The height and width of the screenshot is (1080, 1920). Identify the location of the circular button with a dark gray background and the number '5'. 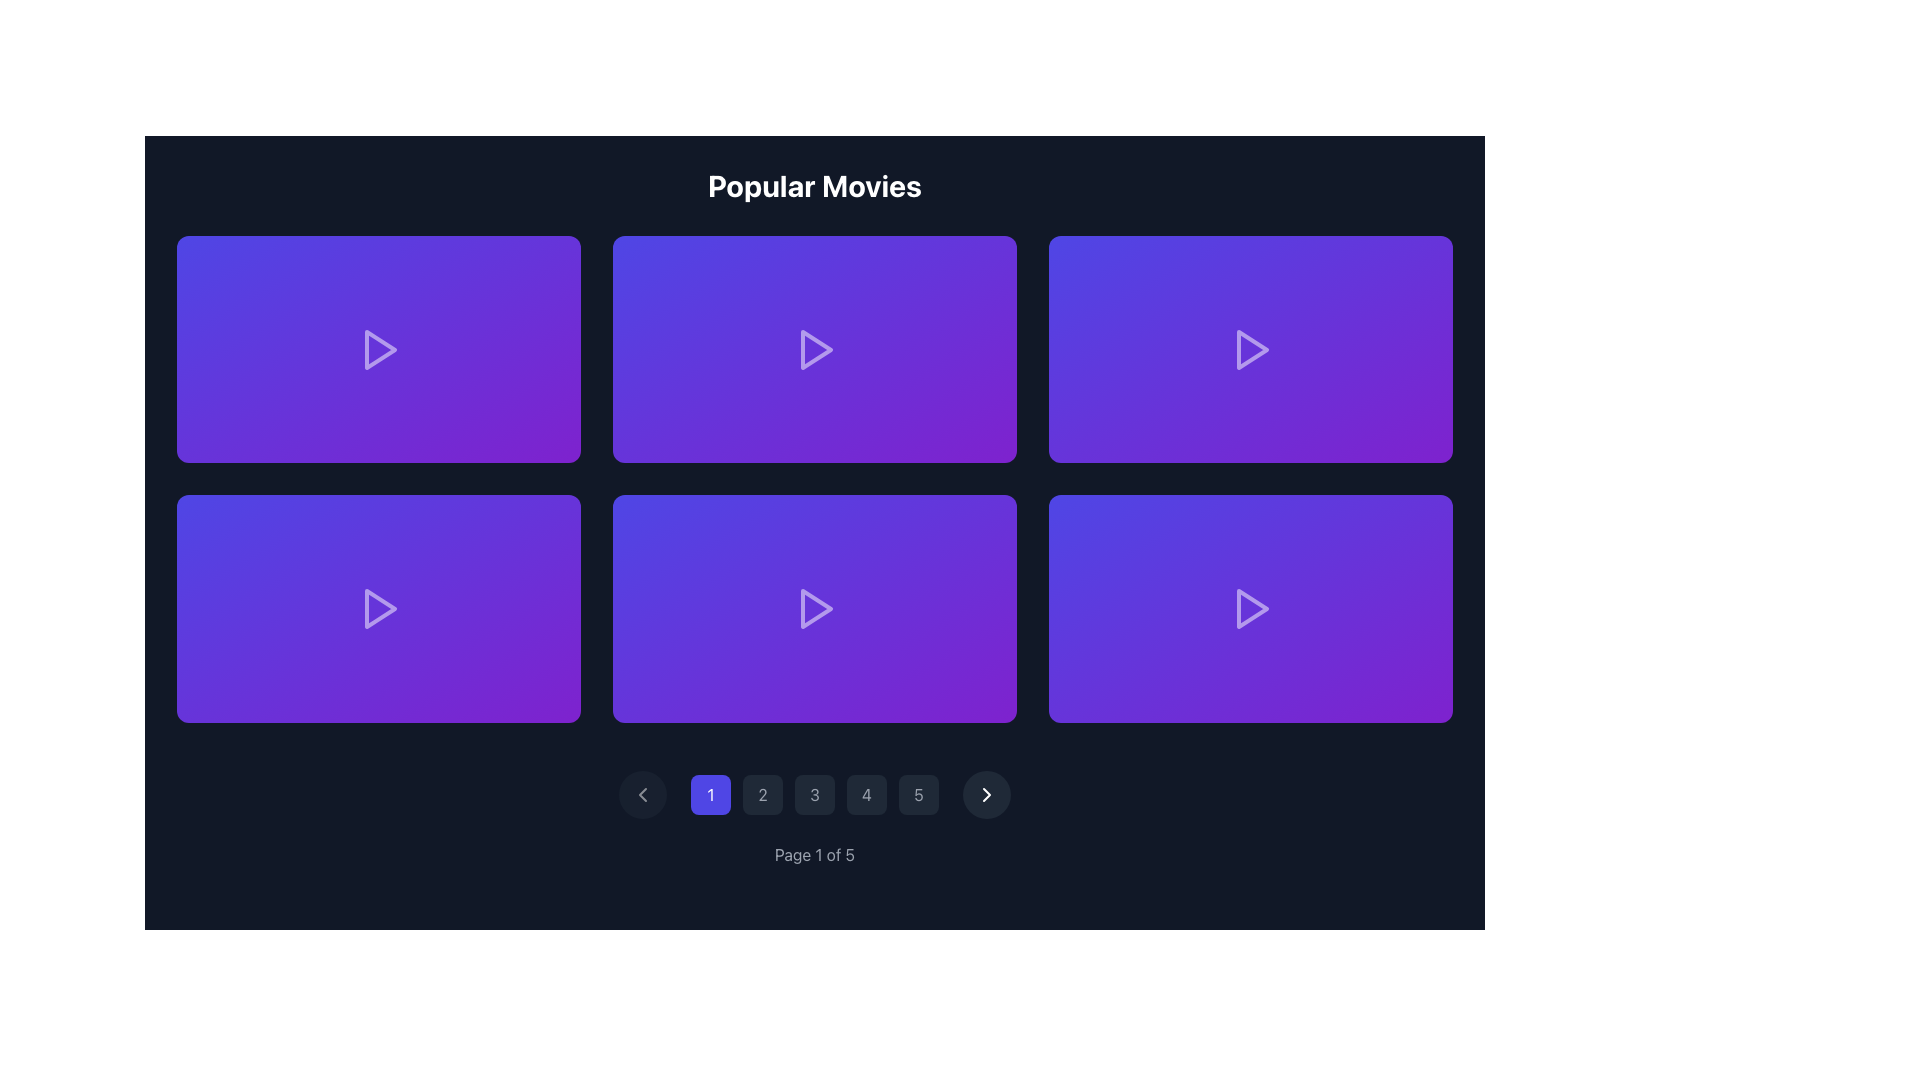
(917, 793).